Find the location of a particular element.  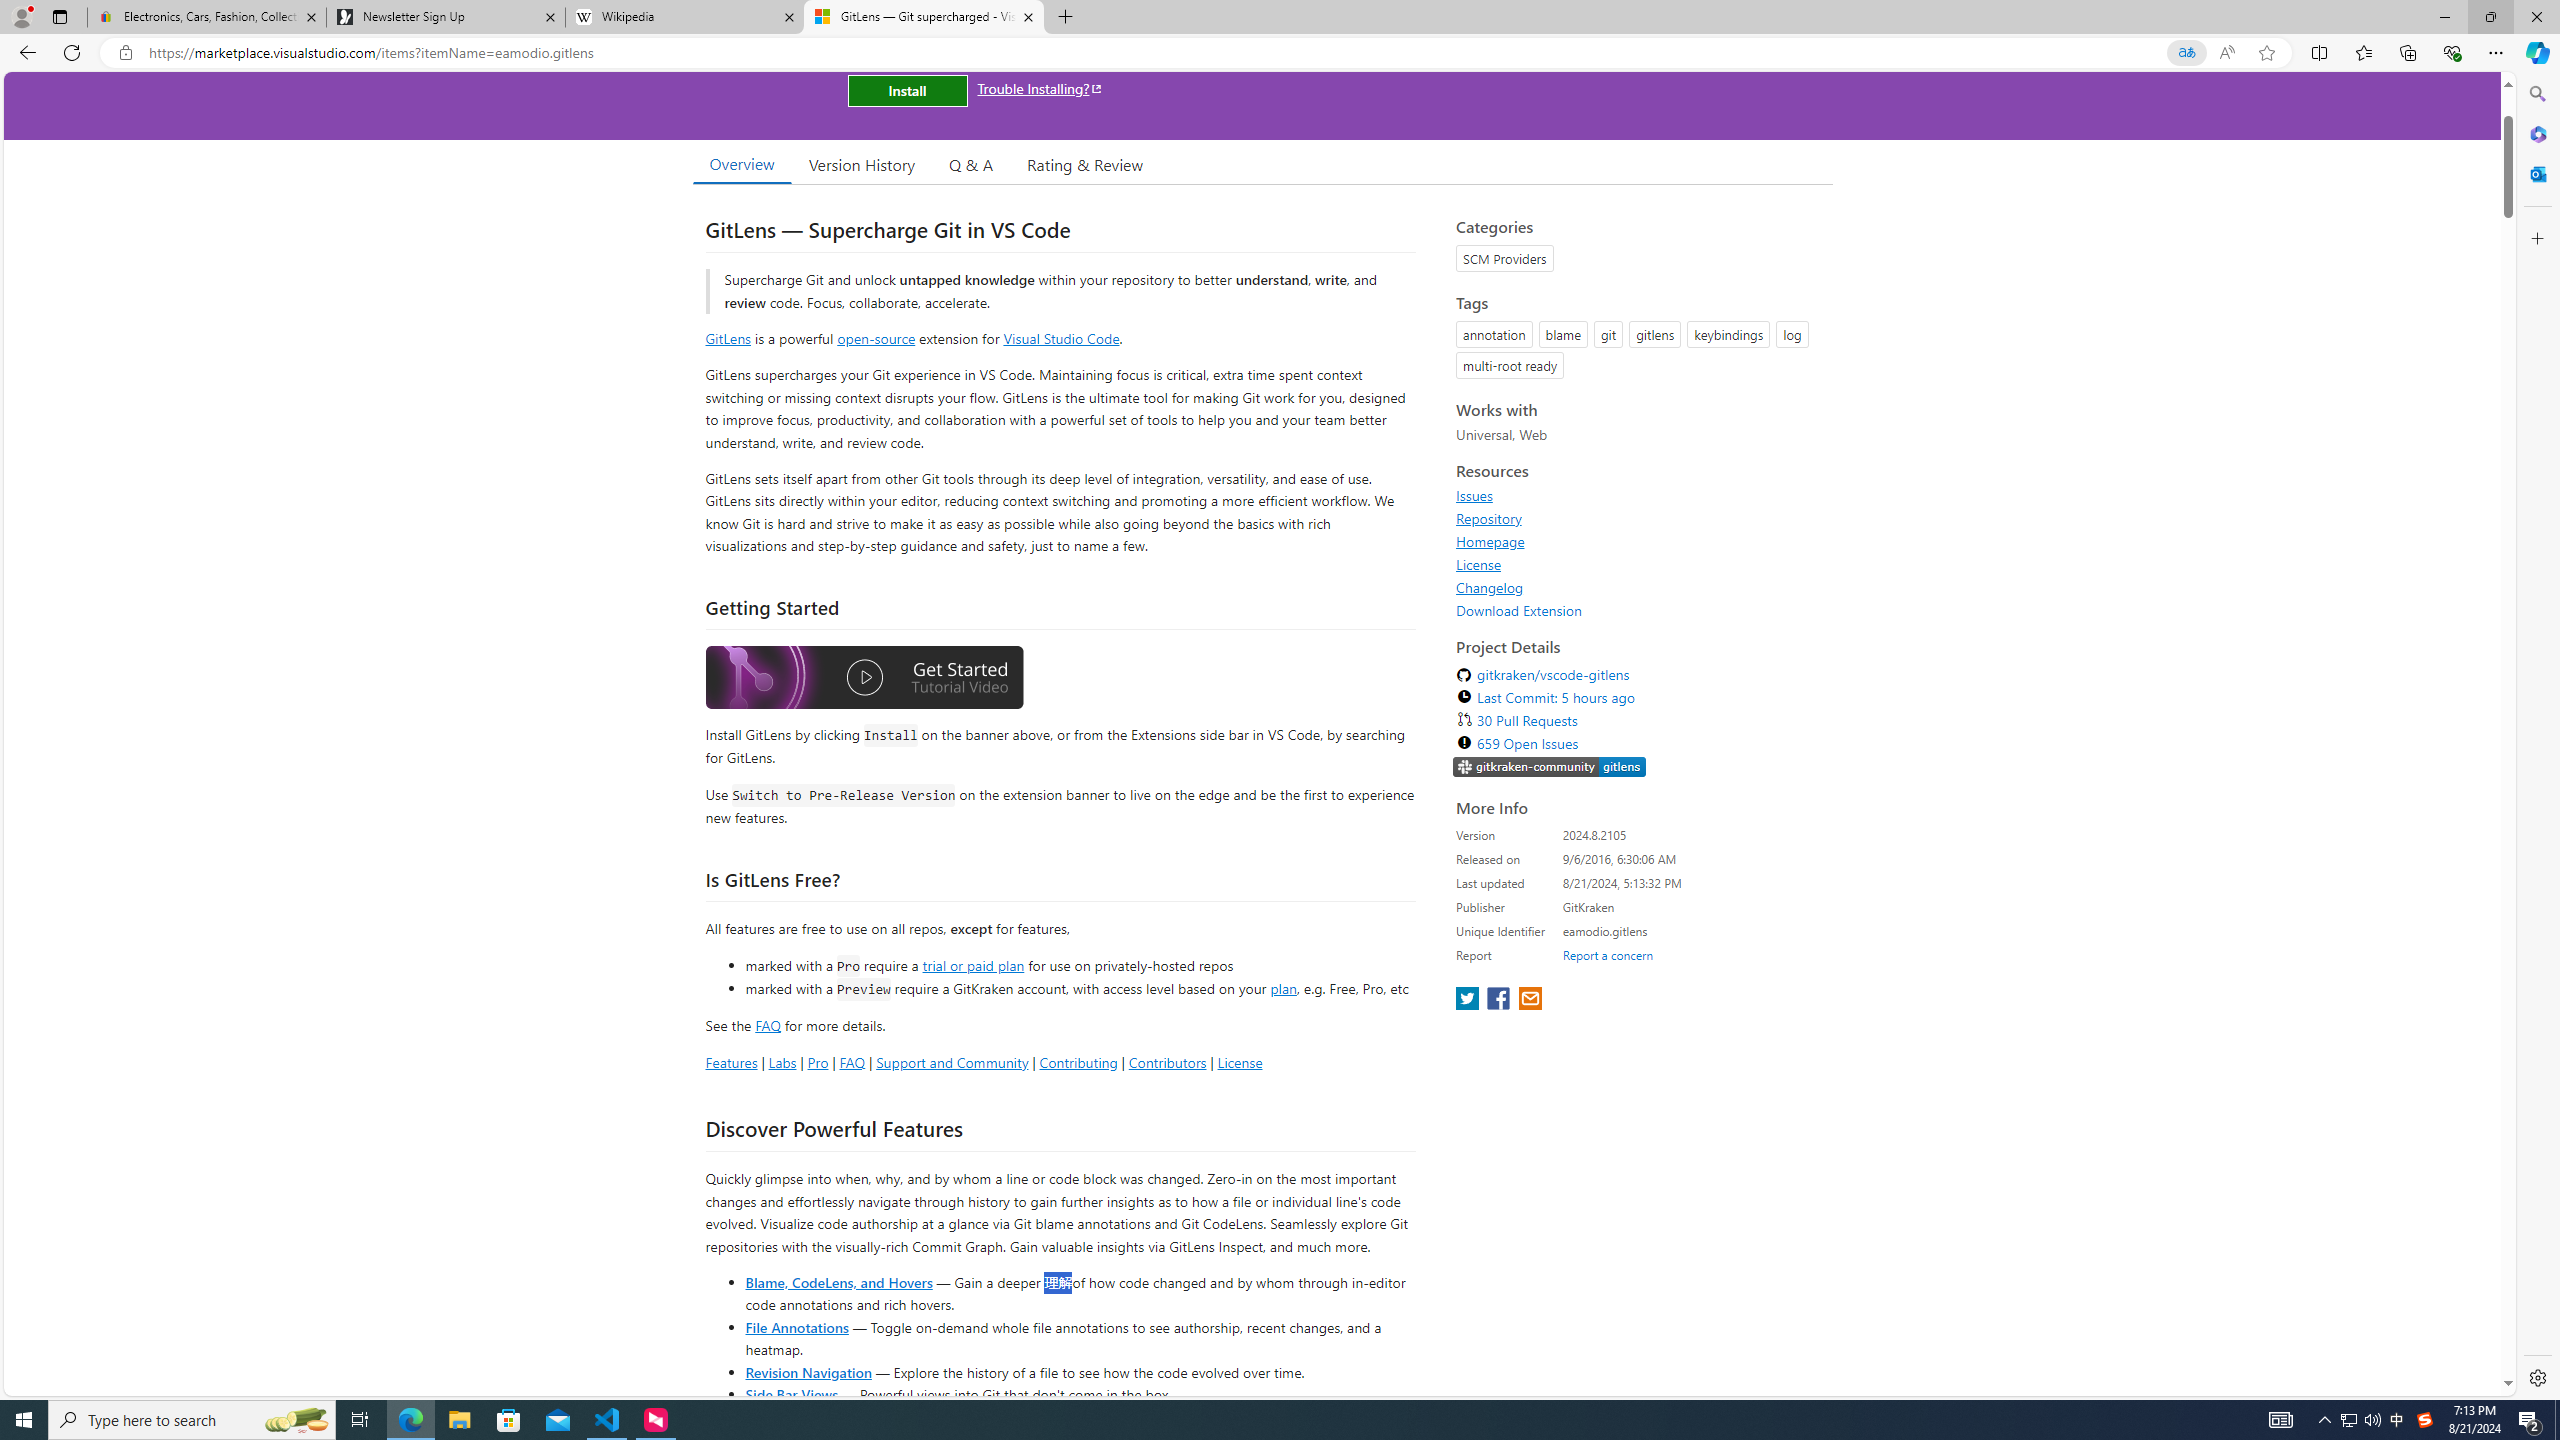

'Contributing' is located at coordinates (1079, 1061).